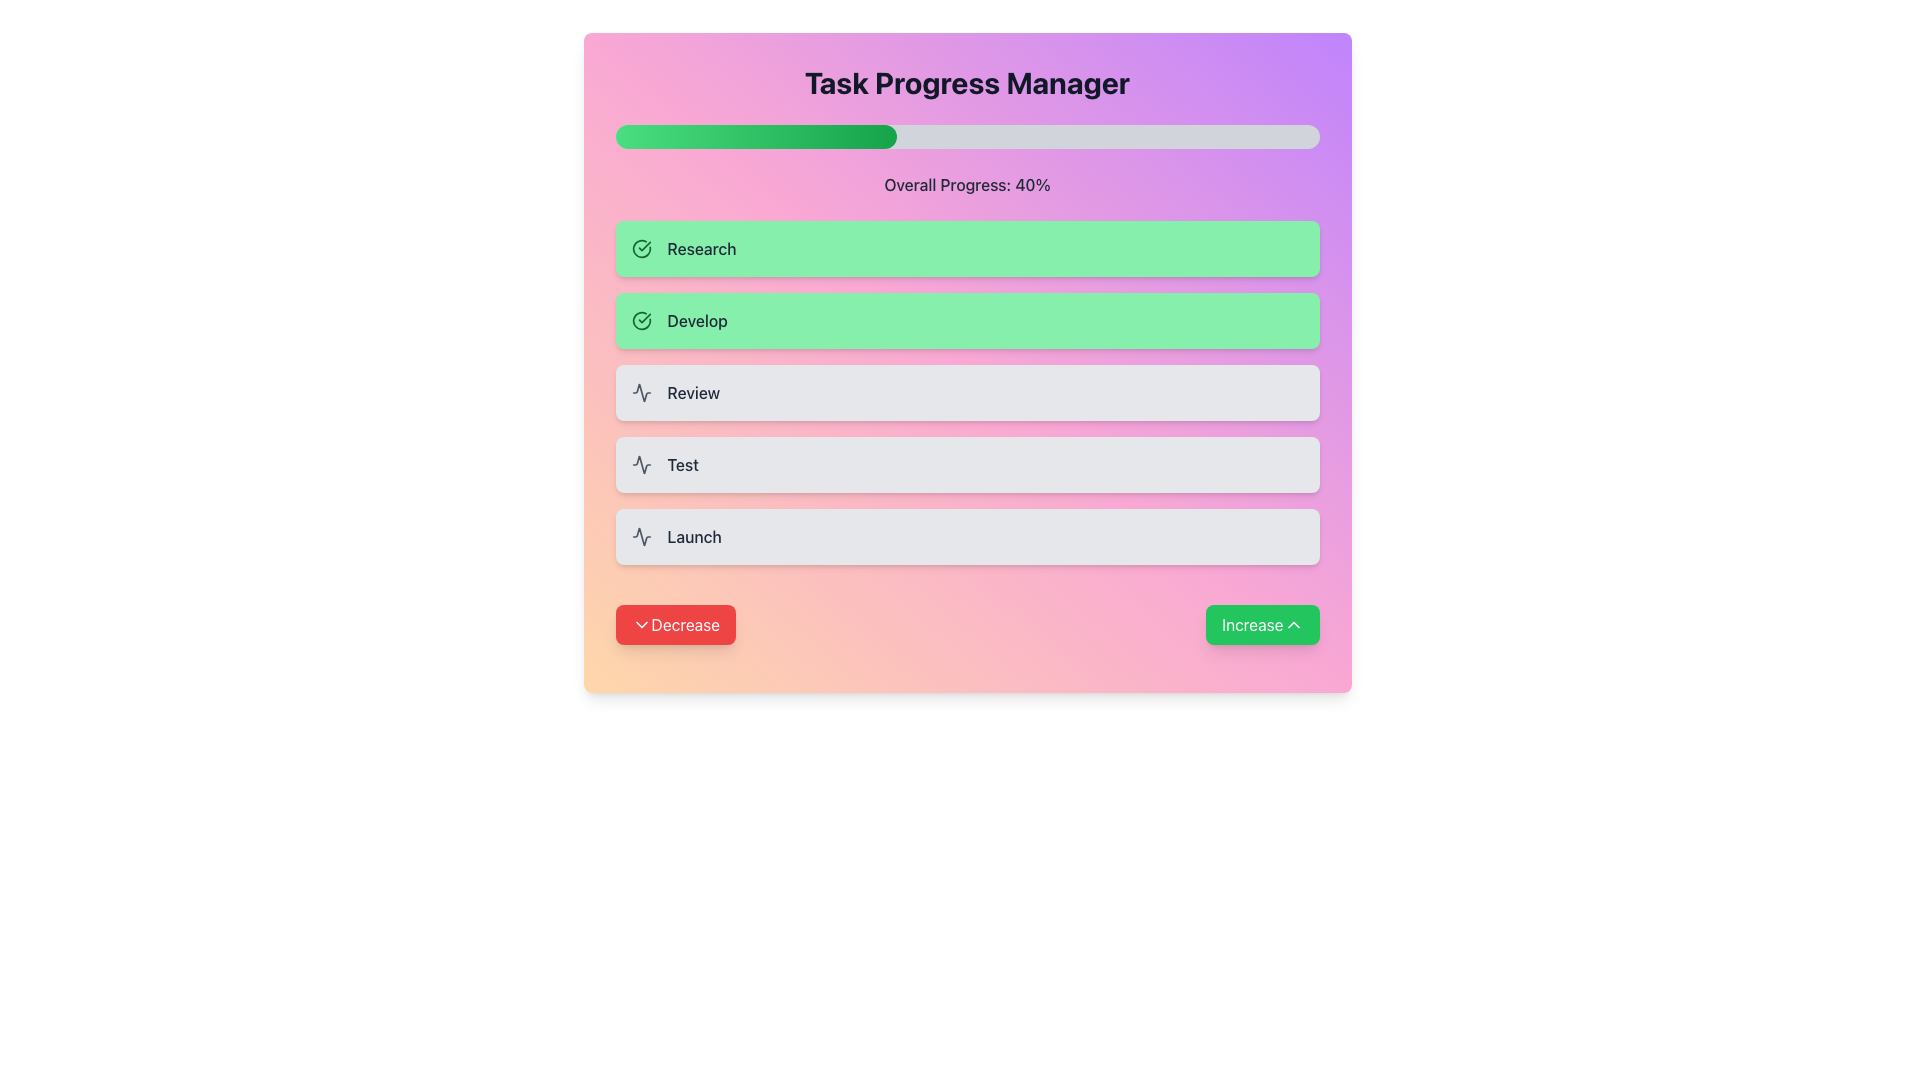 Image resolution: width=1920 pixels, height=1080 pixels. Describe the element at coordinates (967, 319) in the screenshot. I see `the 'Develop' button located centrally in the 'Task Progress Manager' interface, which is the second button in a vertical list of buttons, below the 'Research' button and above the 'Review' button, to use associated controls` at that location.